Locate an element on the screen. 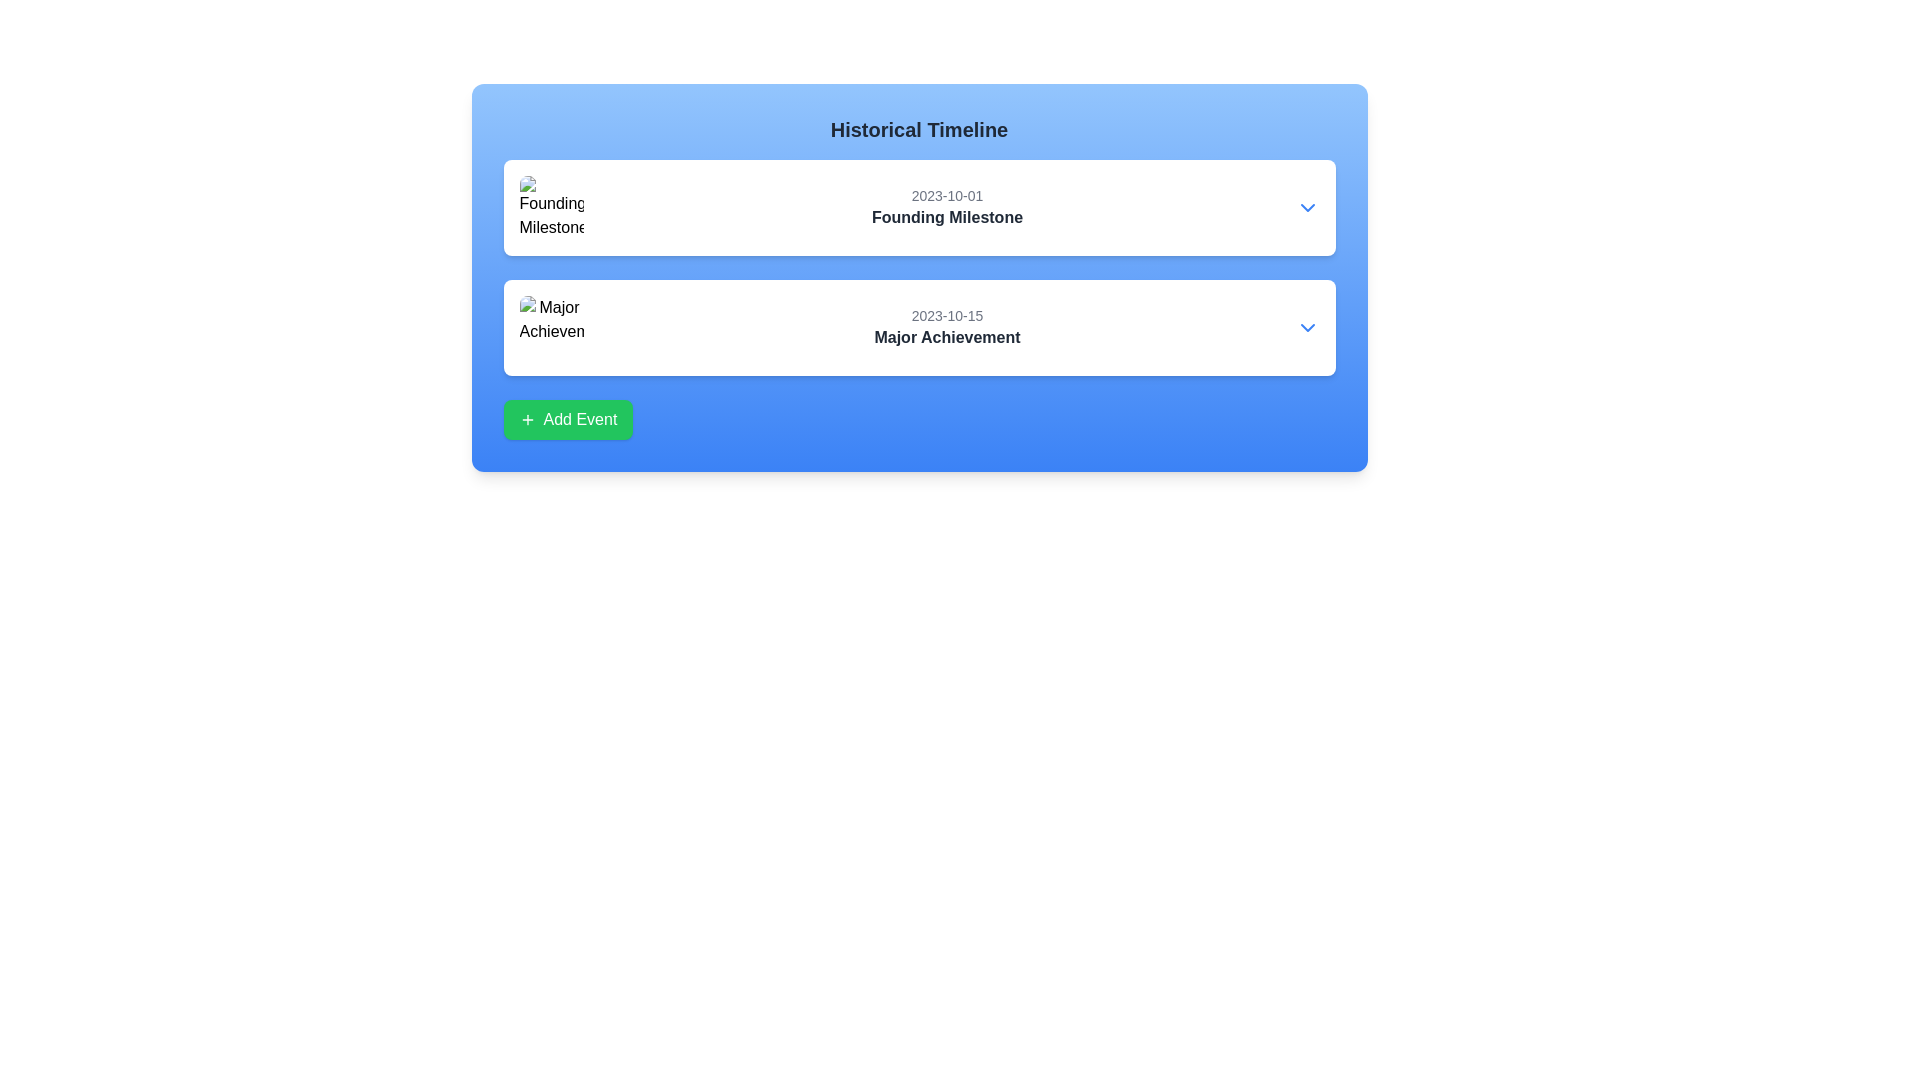 The height and width of the screenshot is (1080, 1920). the static text label displaying the date for the 'Founding Milestone' event, which is positioned above the associated text is located at coordinates (946, 196).